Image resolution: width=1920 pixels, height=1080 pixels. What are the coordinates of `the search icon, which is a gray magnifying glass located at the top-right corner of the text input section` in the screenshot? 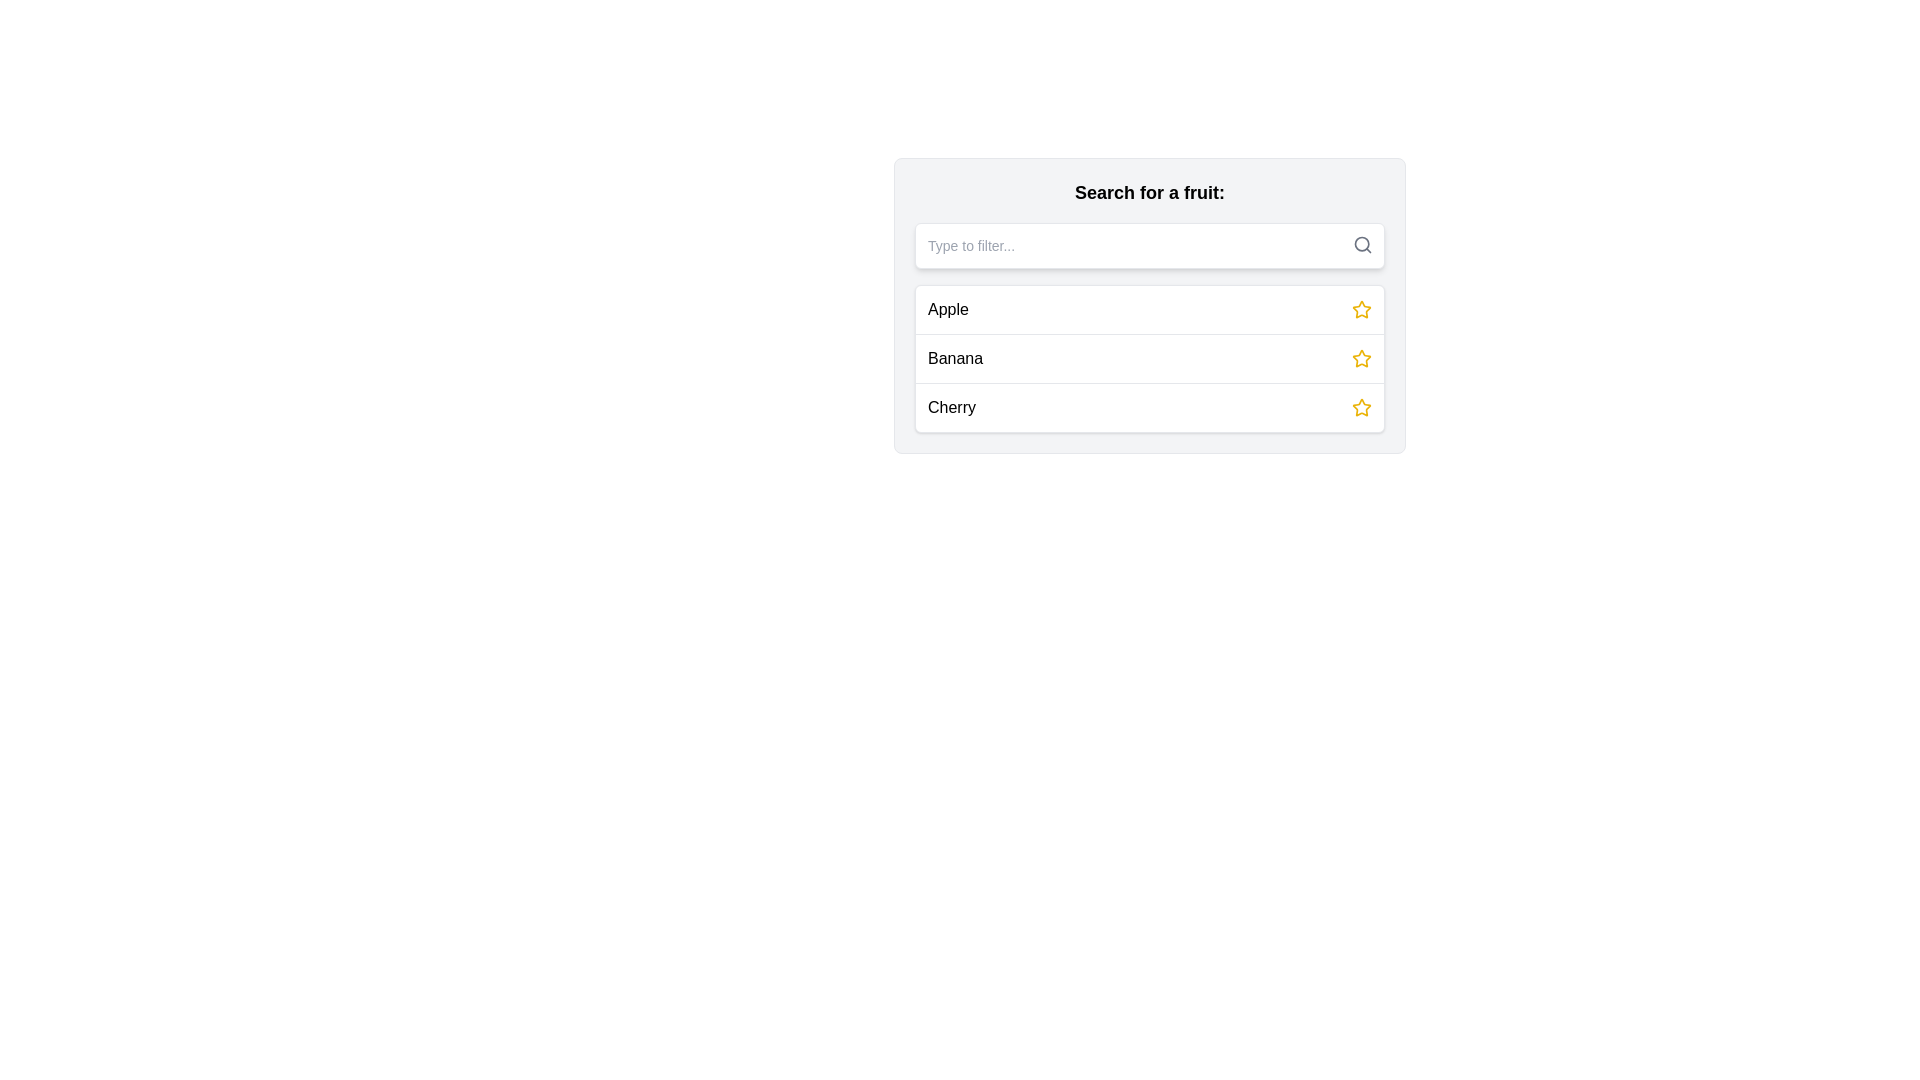 It's located at (1362, 244).